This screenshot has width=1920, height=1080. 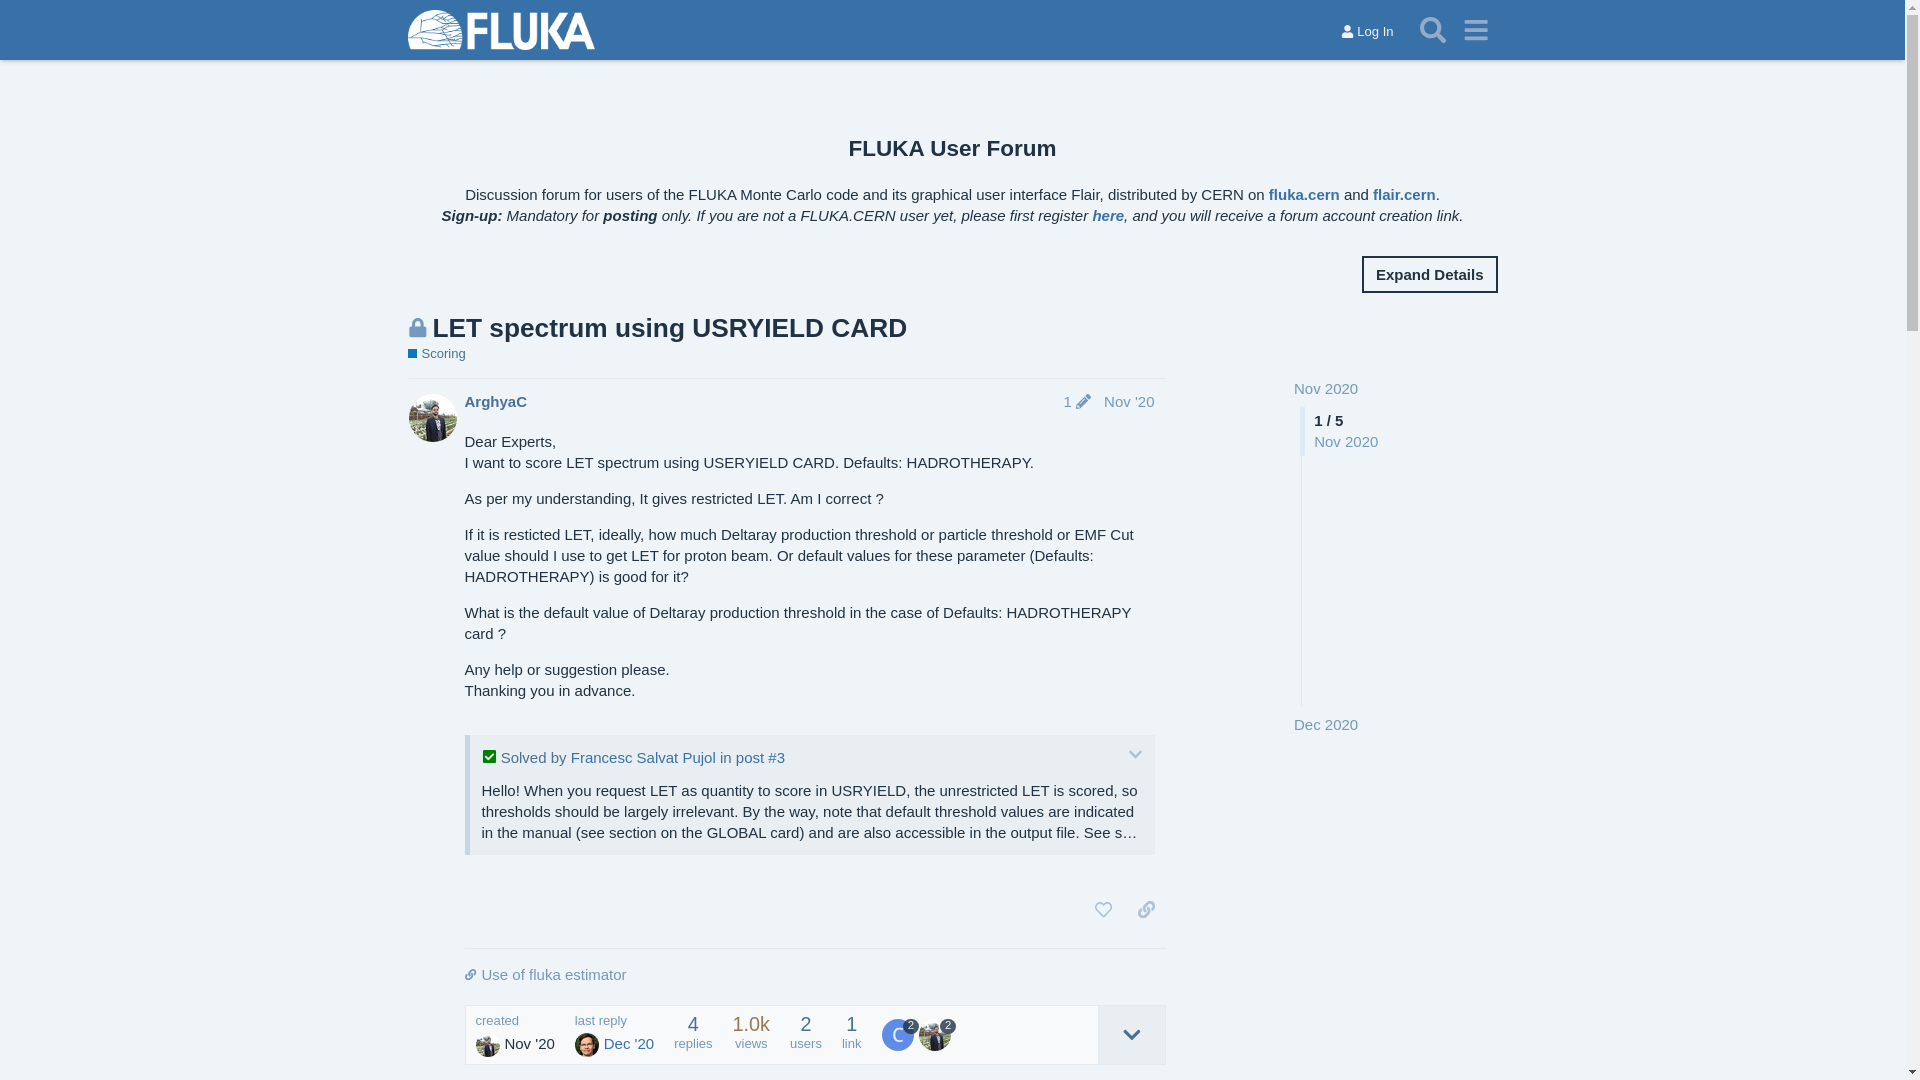 What do you see at coordinates (613, 1035) in the screenshot?
I see `'last reply` at bounding box center [613, 1035].